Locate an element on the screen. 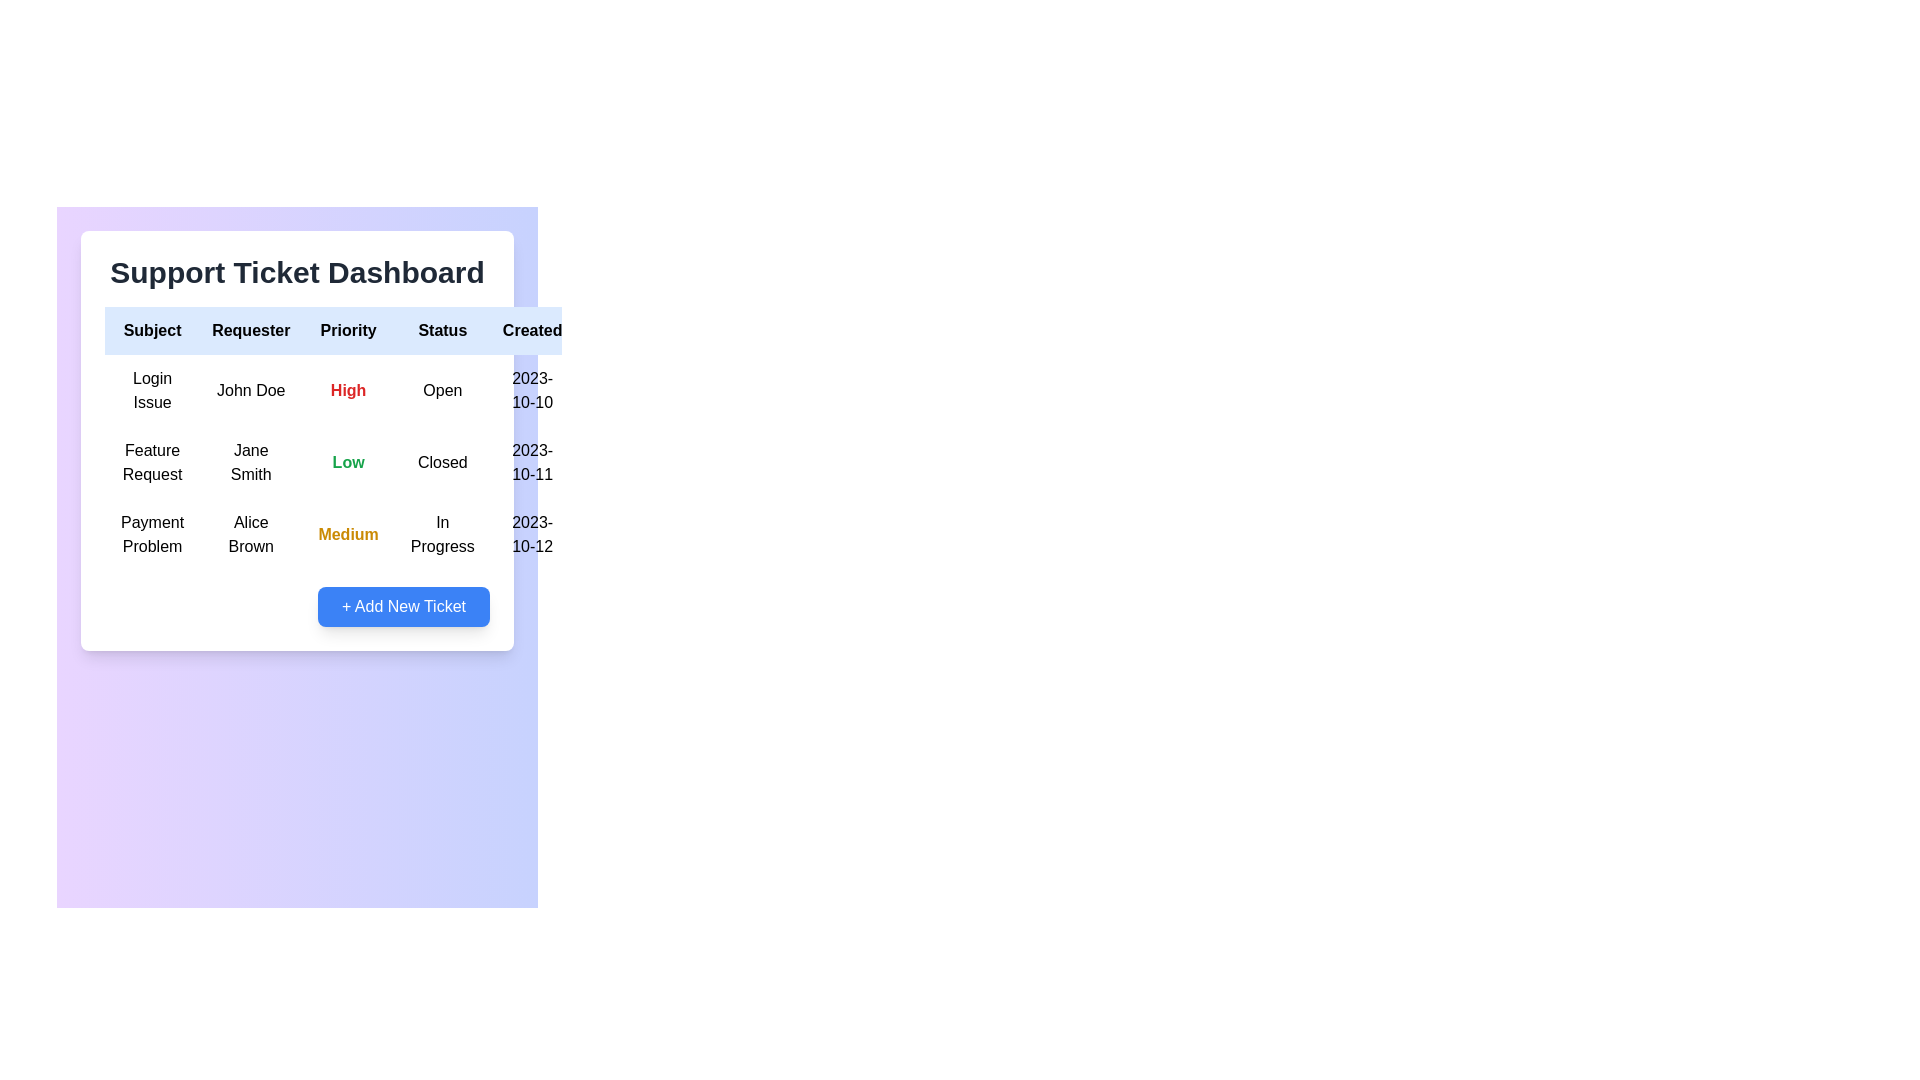 The width and height of the screenshot is (1920, 1080). the 'Low' priority text label in the support ticket table, which is the third element in the row for the ticket titled 'Feature Request' is located at coordinates (348, 462).